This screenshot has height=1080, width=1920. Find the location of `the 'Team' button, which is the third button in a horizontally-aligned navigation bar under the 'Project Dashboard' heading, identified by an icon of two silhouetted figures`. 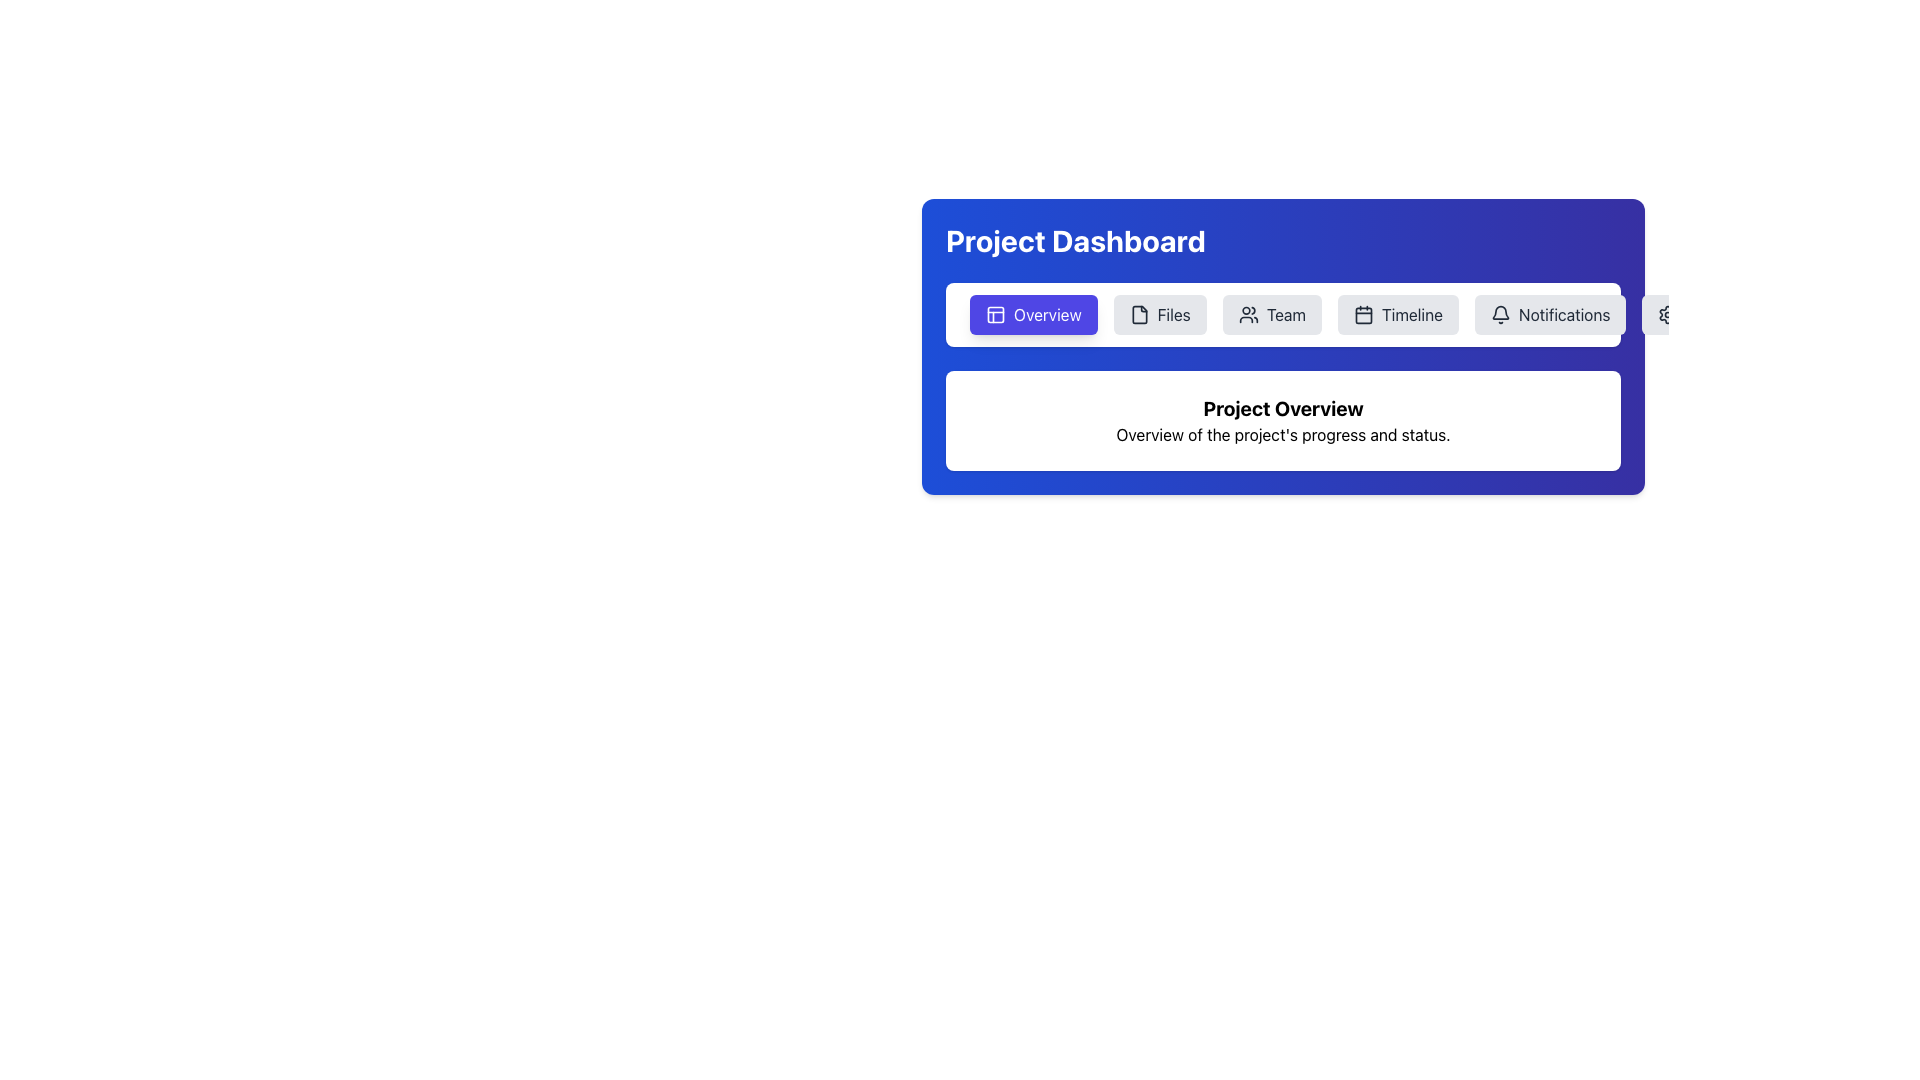

the 'Team' button, which is the third button in a horizontally-aligned navigation bar under the 'Project Dashboard' heading, identified by an icon of two silhouetted figures is located at coordinates (1247, 315).